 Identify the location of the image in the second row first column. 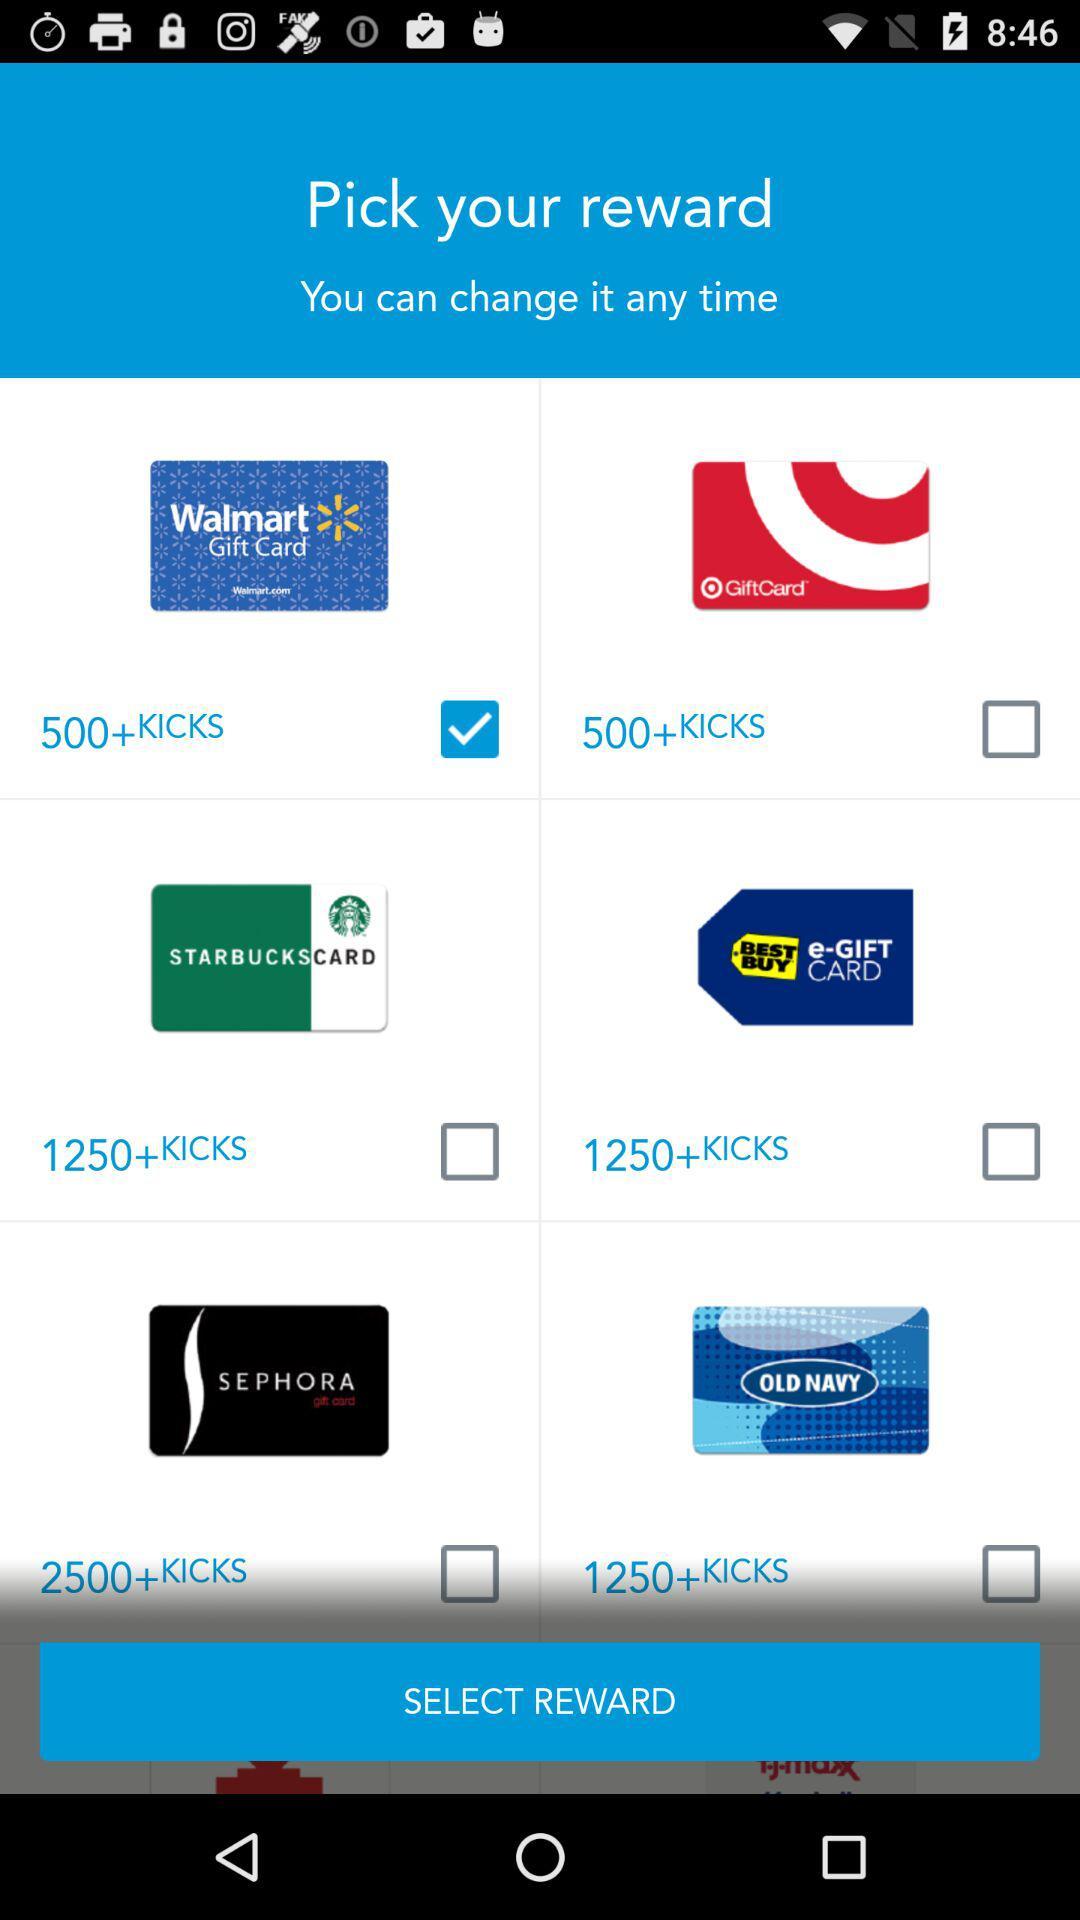
(268, 956).